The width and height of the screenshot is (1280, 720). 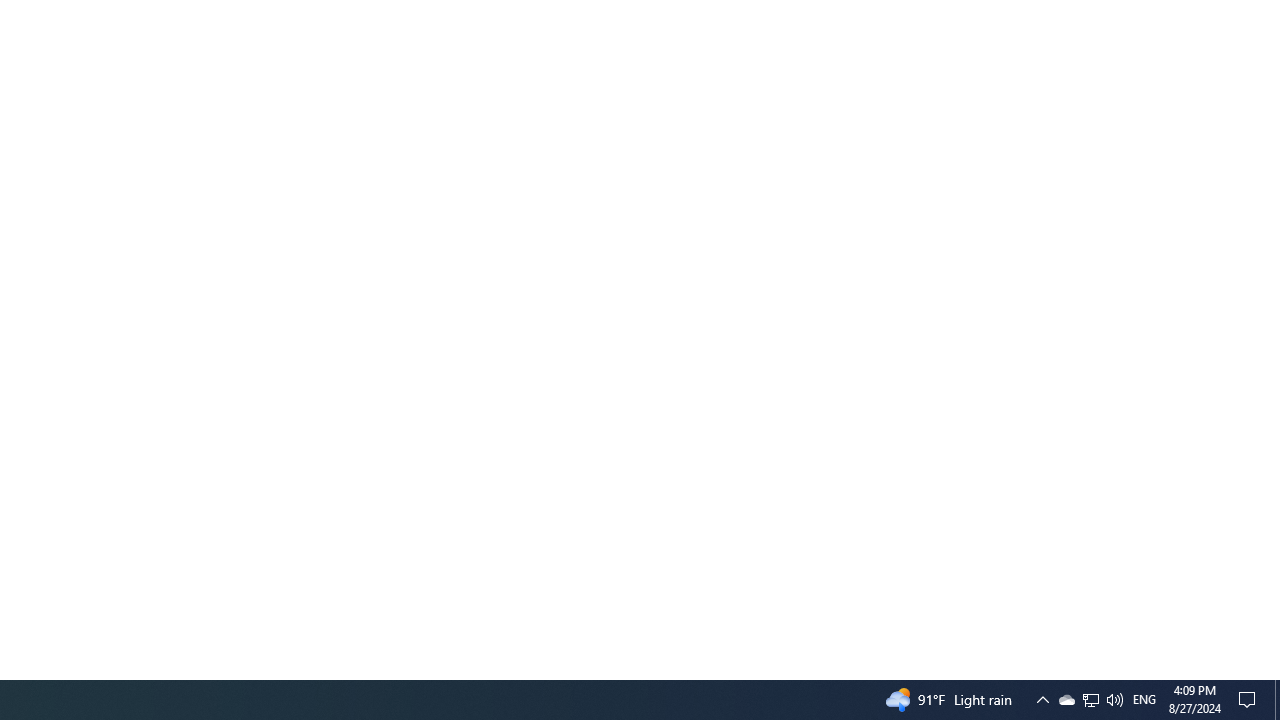 What do you see at coordinates (1113, 698) in the screenshot?
I see `'Q2790: 100%'` at bounding box center [1113, 698].